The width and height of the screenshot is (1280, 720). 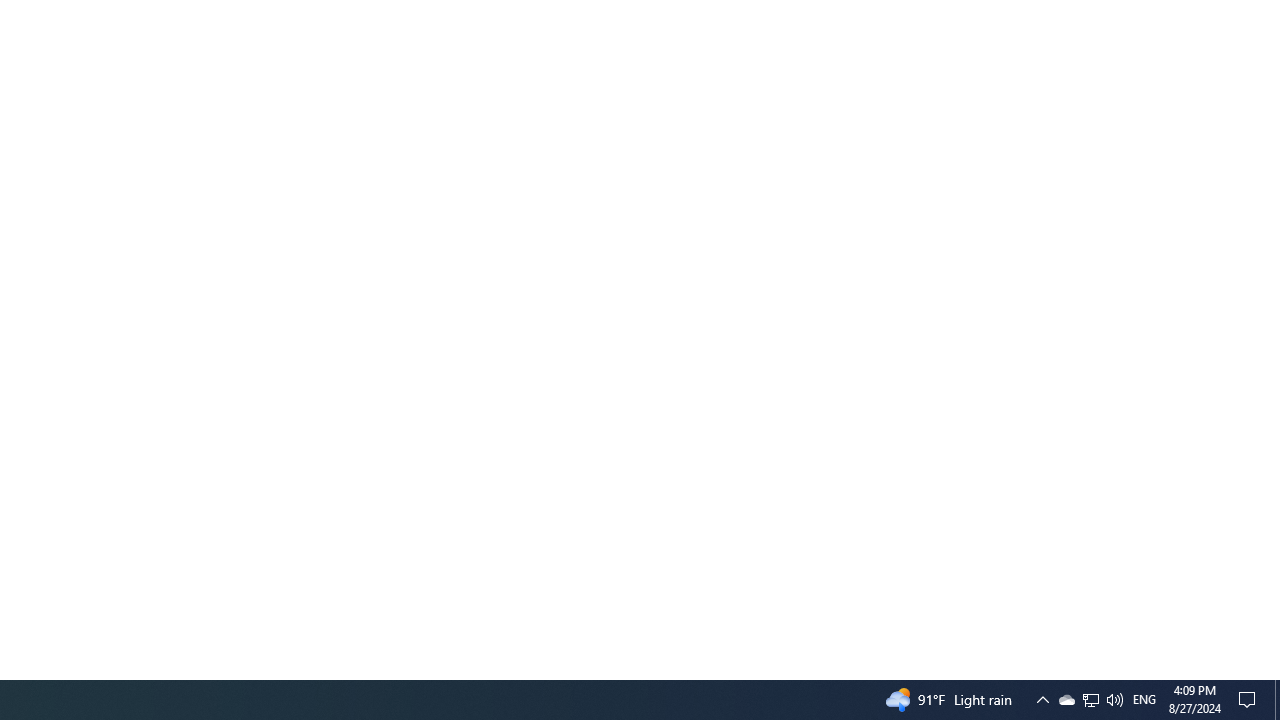 What do you see at coordinates (1113, 698) in the screenshot?
I see `'Q2790: 100%'` at bounding box center [1113, 698].